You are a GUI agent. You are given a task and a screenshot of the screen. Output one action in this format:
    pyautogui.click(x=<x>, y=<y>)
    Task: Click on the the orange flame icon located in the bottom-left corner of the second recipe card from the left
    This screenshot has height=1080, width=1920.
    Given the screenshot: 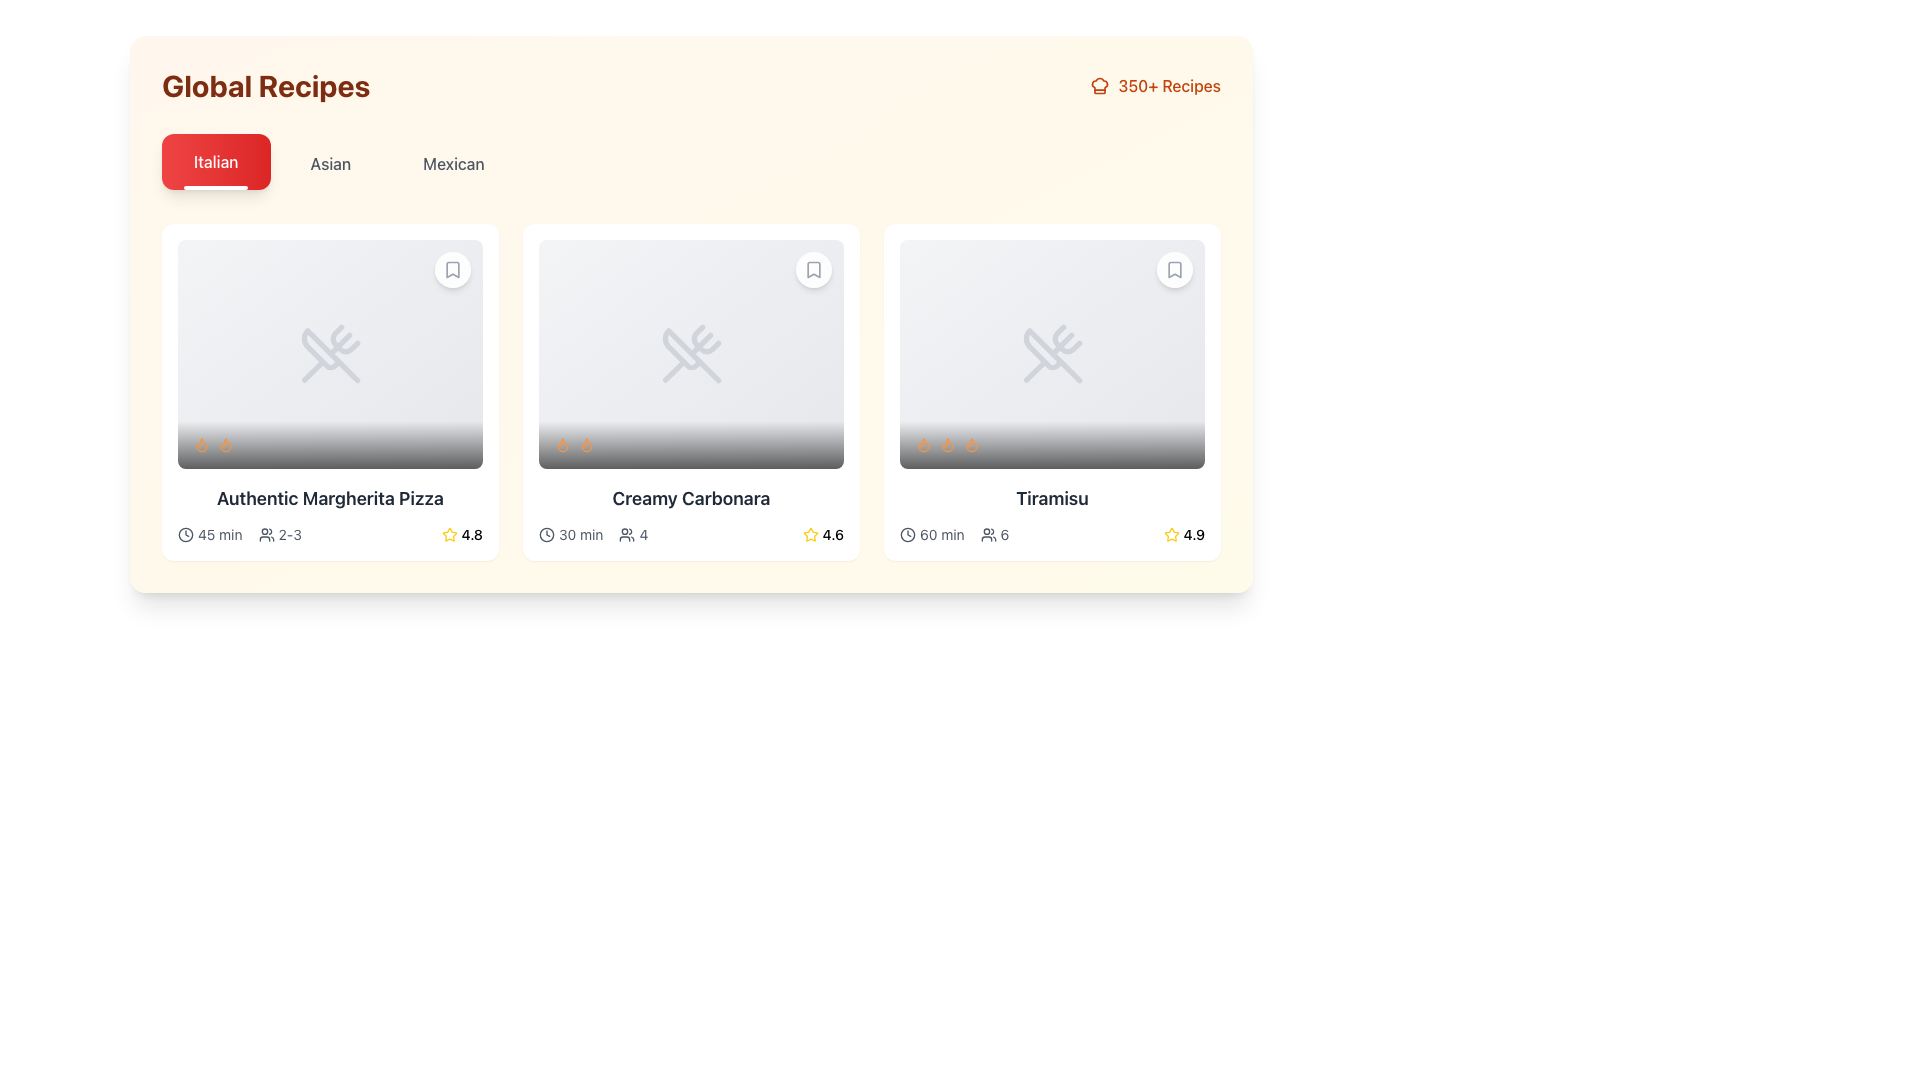 What is the action you would take?
    pyautogui.click(x=585, y=443)
    